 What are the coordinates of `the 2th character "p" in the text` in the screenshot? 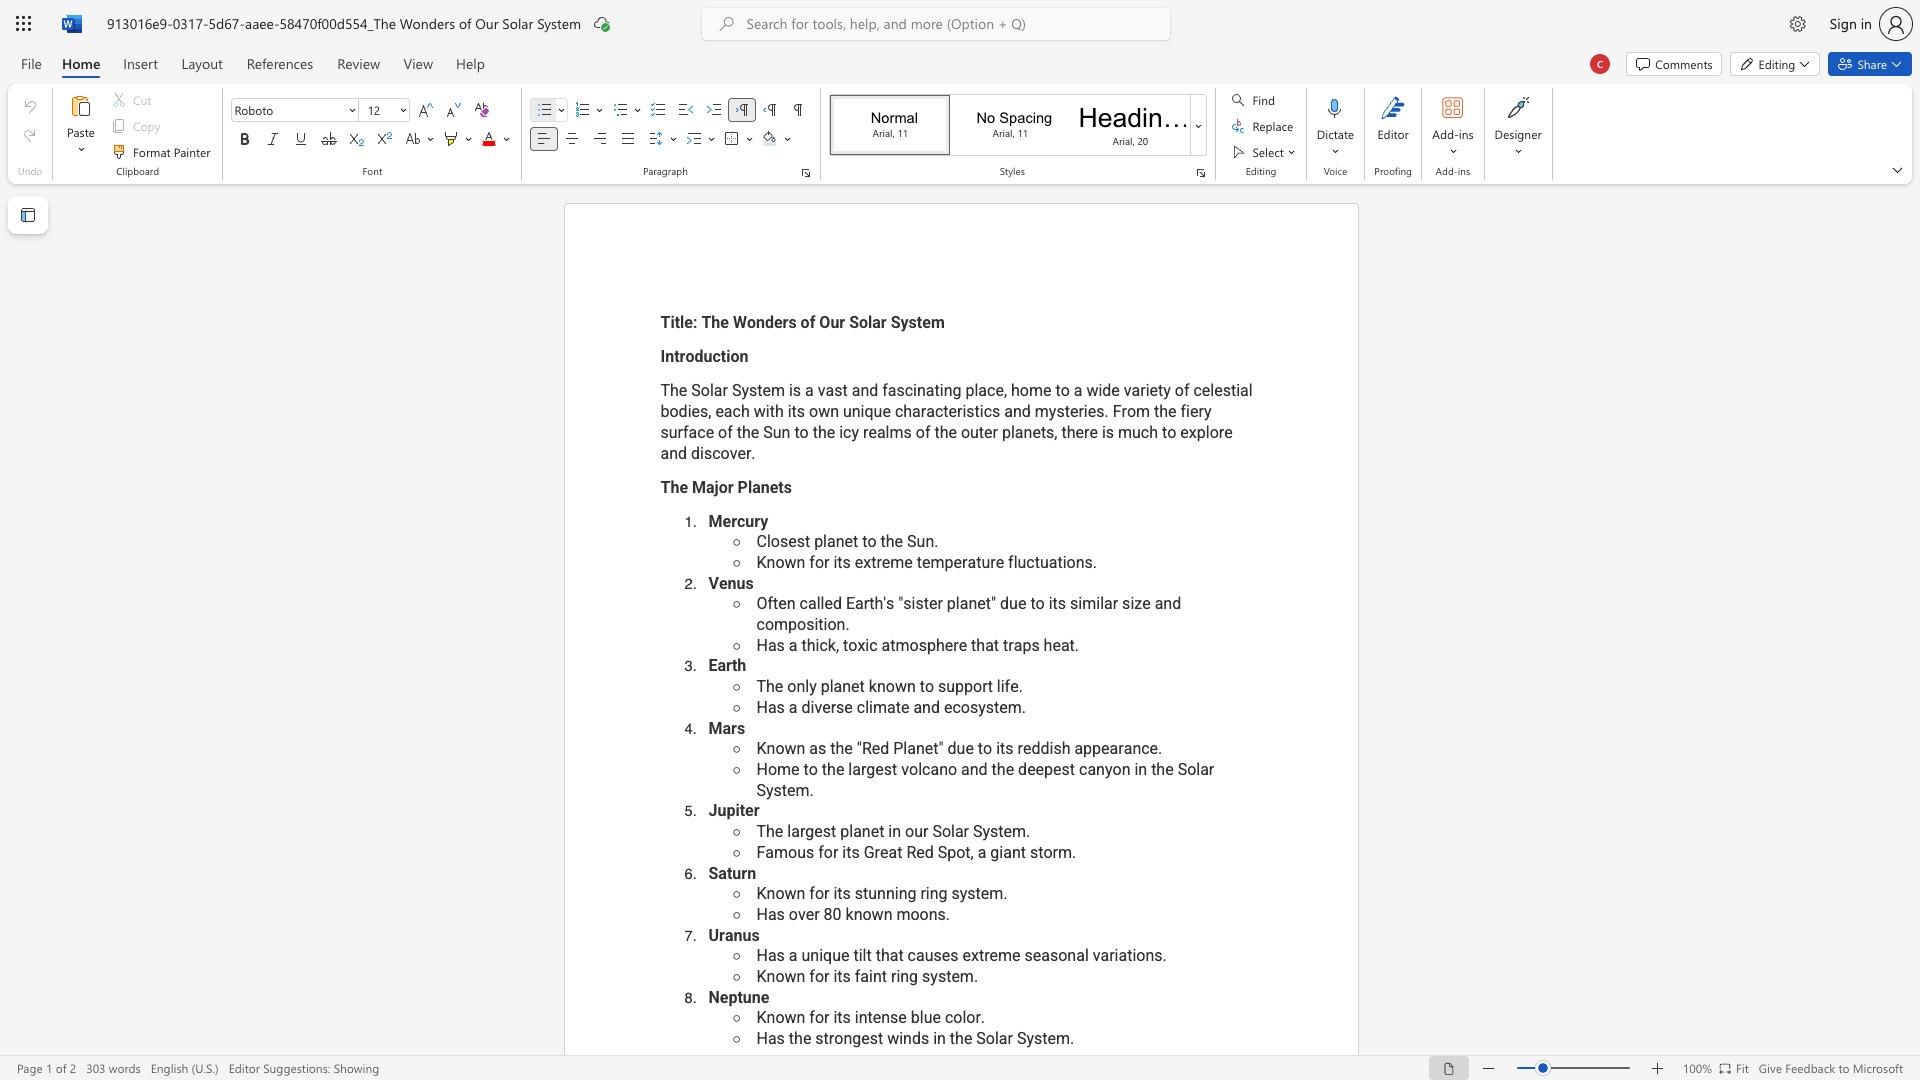 It's located at (791, 623).